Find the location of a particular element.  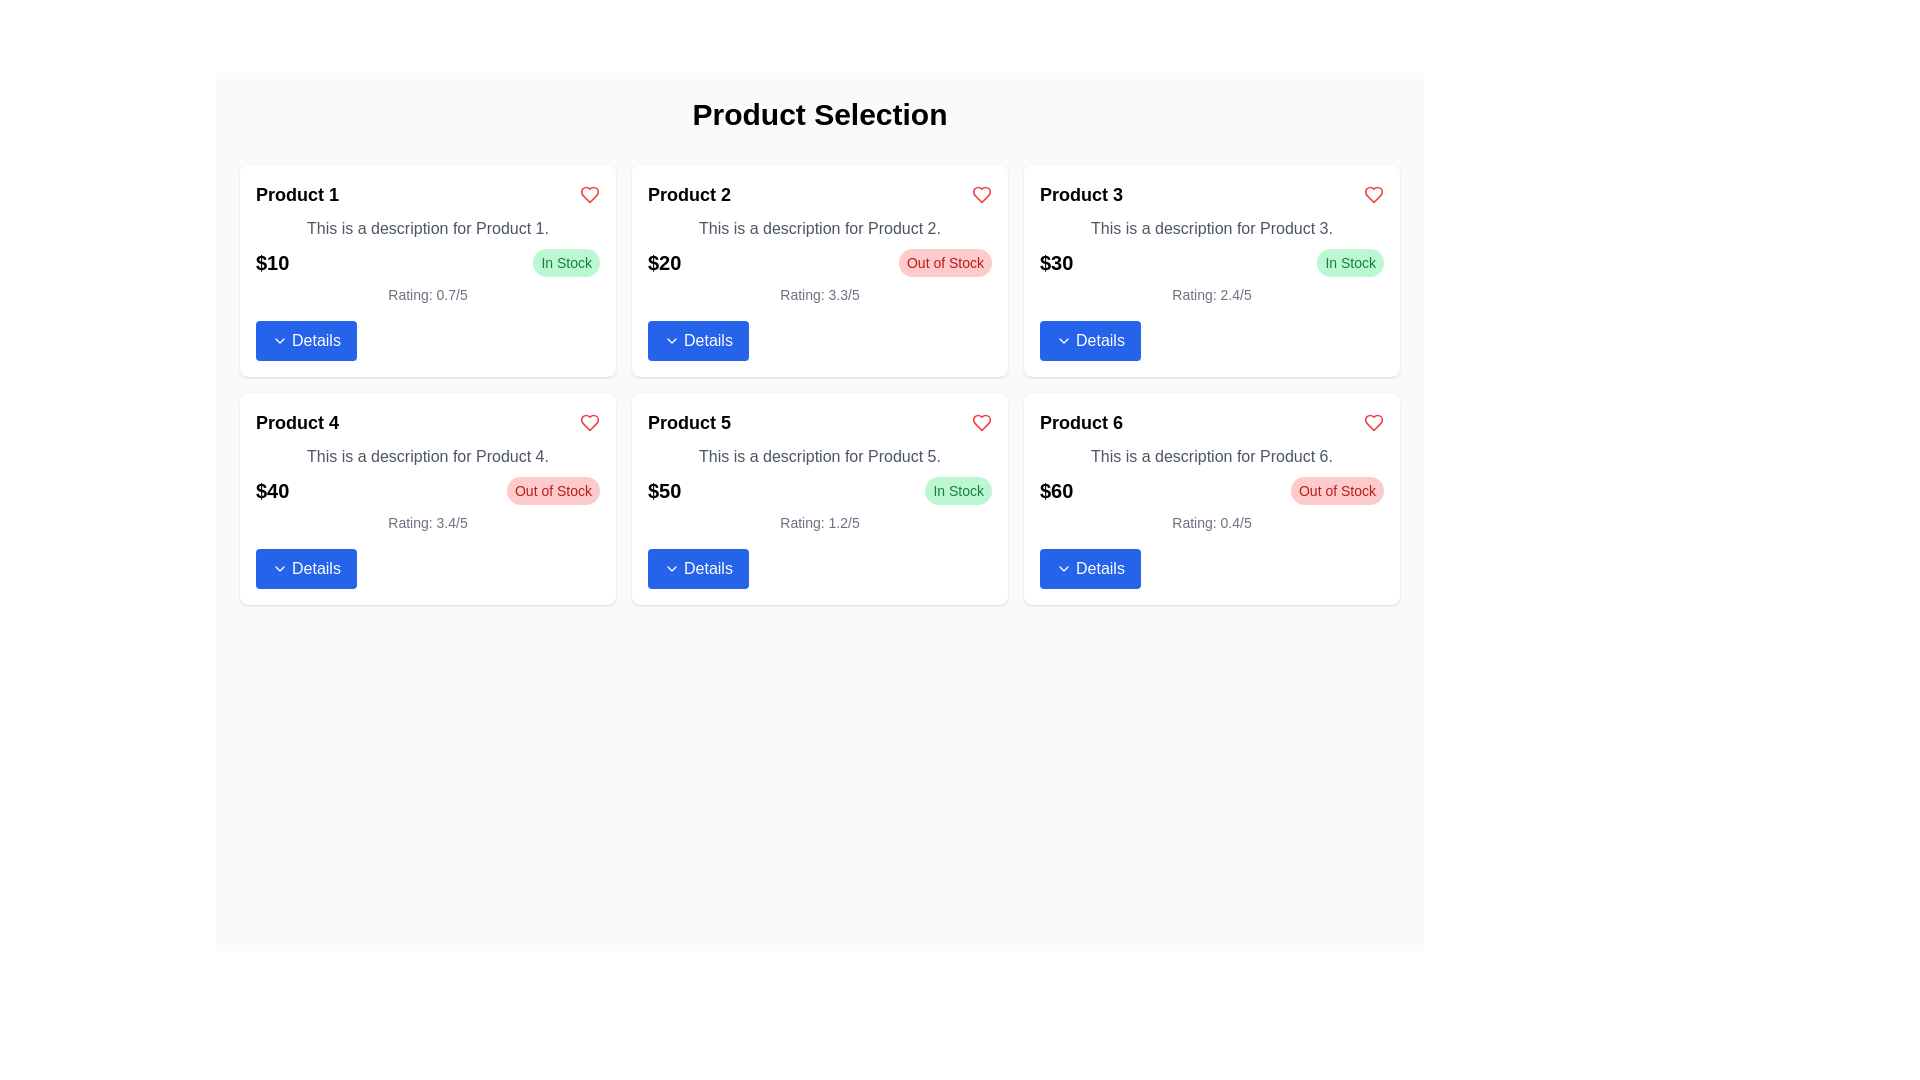

the static text display element showing 'Rating: 1.2/5' located underneath the pricing information of 'Product 5', positioned above the 'Details' button is located at coordinates (820, 522).